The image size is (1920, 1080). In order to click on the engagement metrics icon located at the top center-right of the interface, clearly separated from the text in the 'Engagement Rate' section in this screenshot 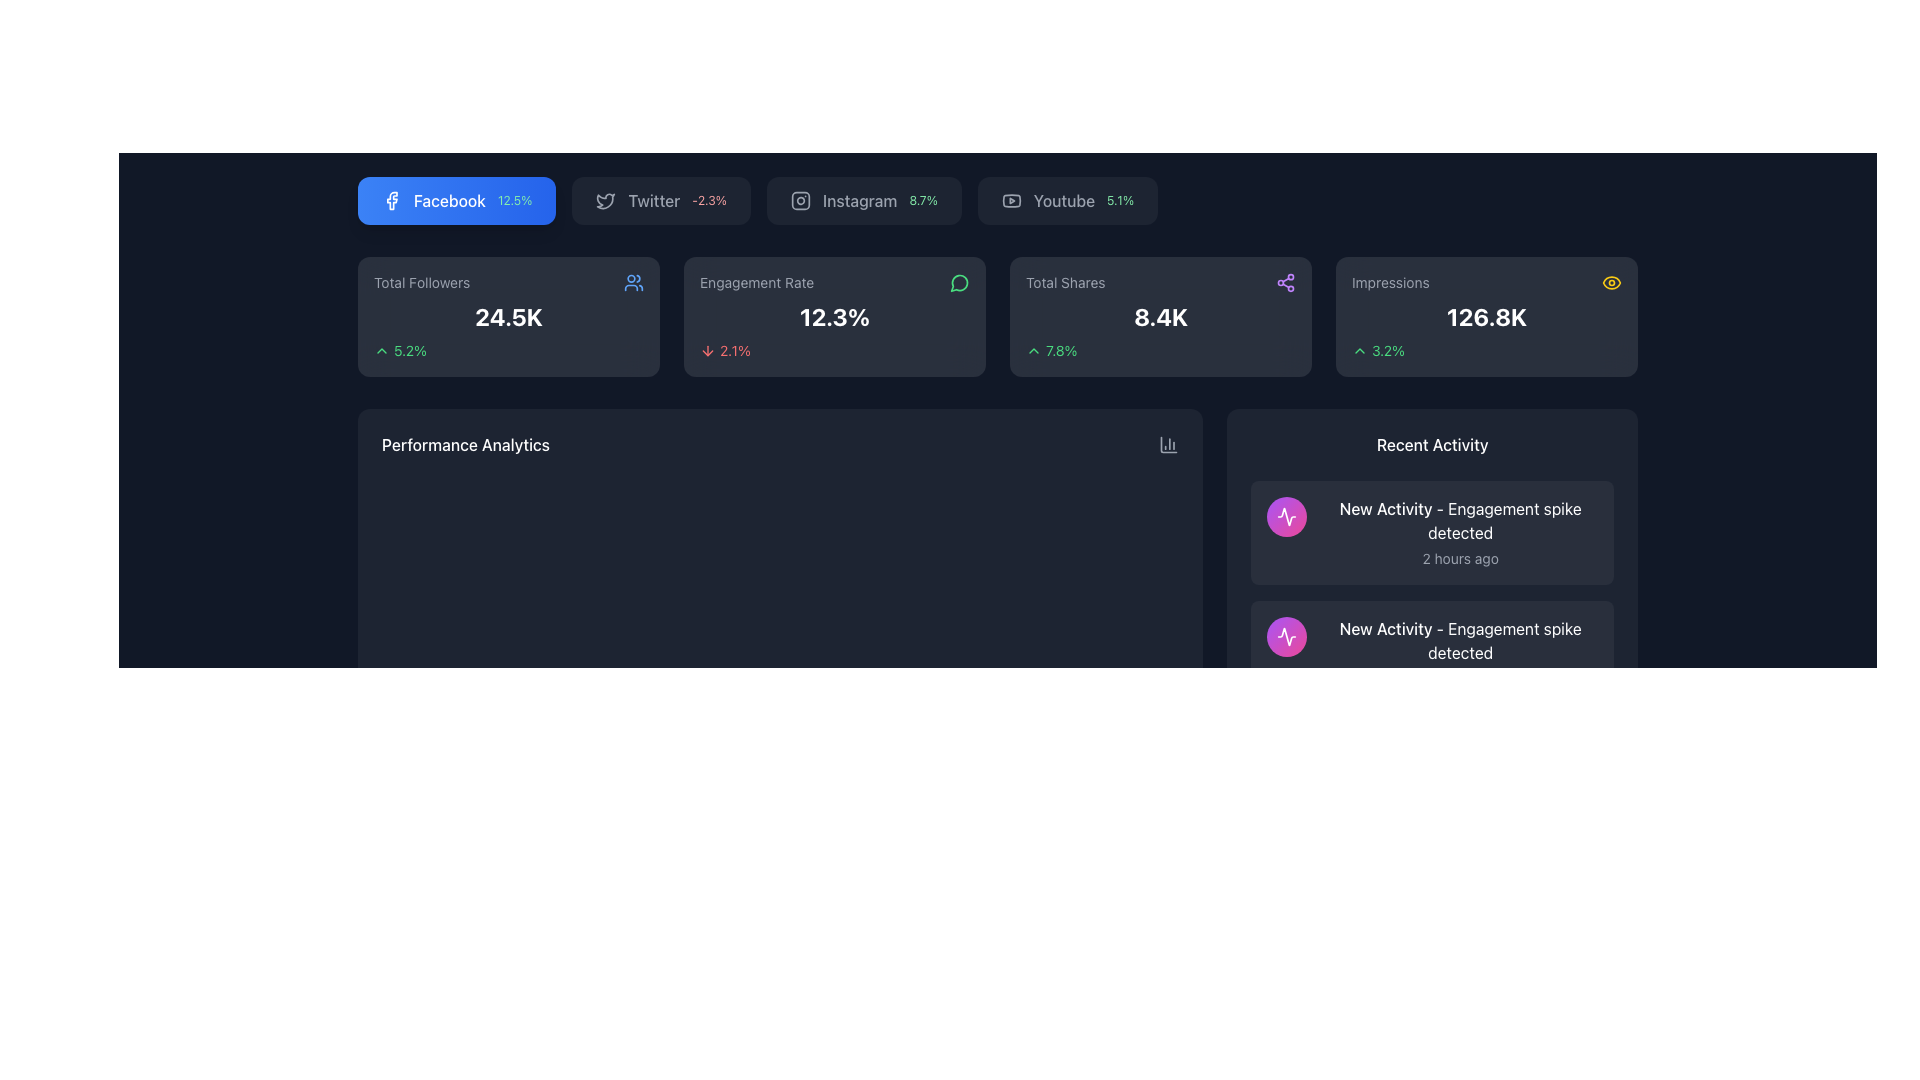, I will do `click(958, 283)`.